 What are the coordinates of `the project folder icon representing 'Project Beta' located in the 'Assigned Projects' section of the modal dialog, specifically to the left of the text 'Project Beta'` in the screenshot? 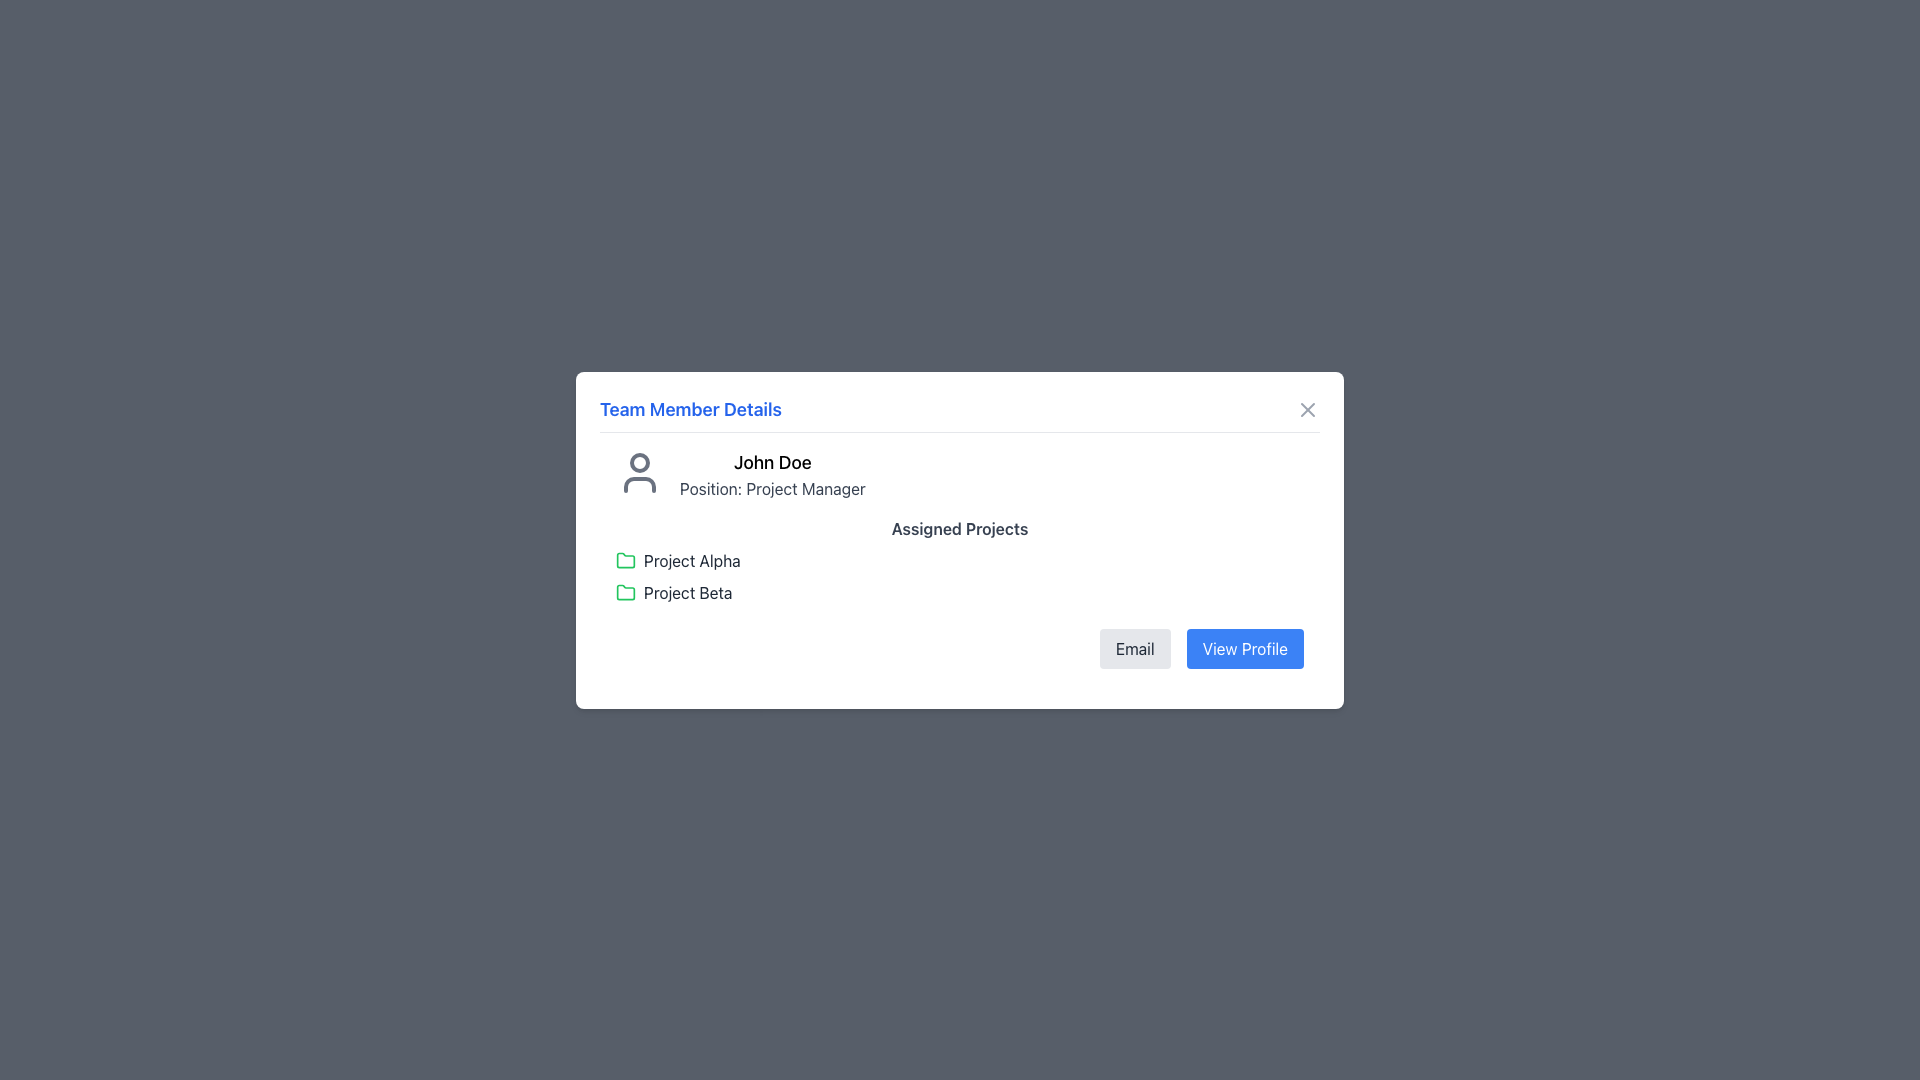 It's located at (624, 559).